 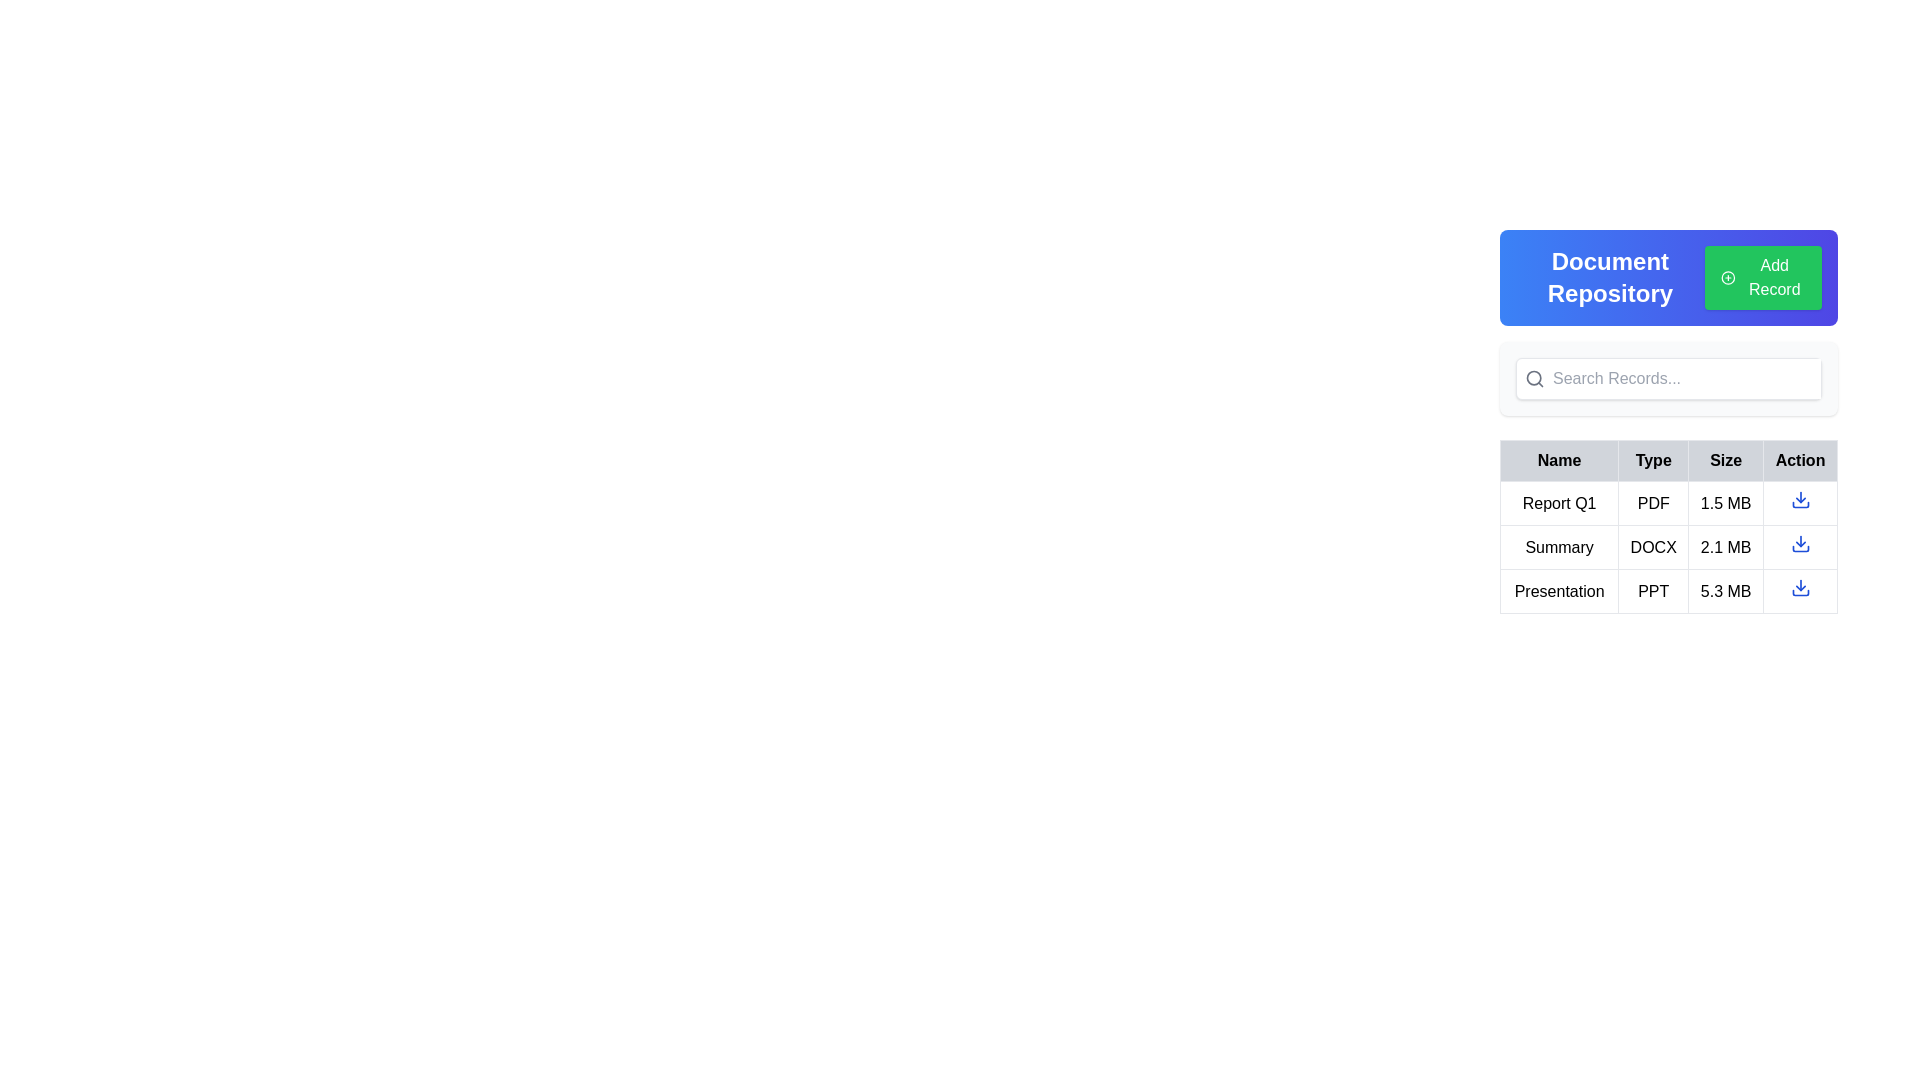 I want to click on the Text label that describes the file type of the presentation file, positioned between 'Presentation' and '5.3 MB' in the document details table, so click(x=1653, y=590).